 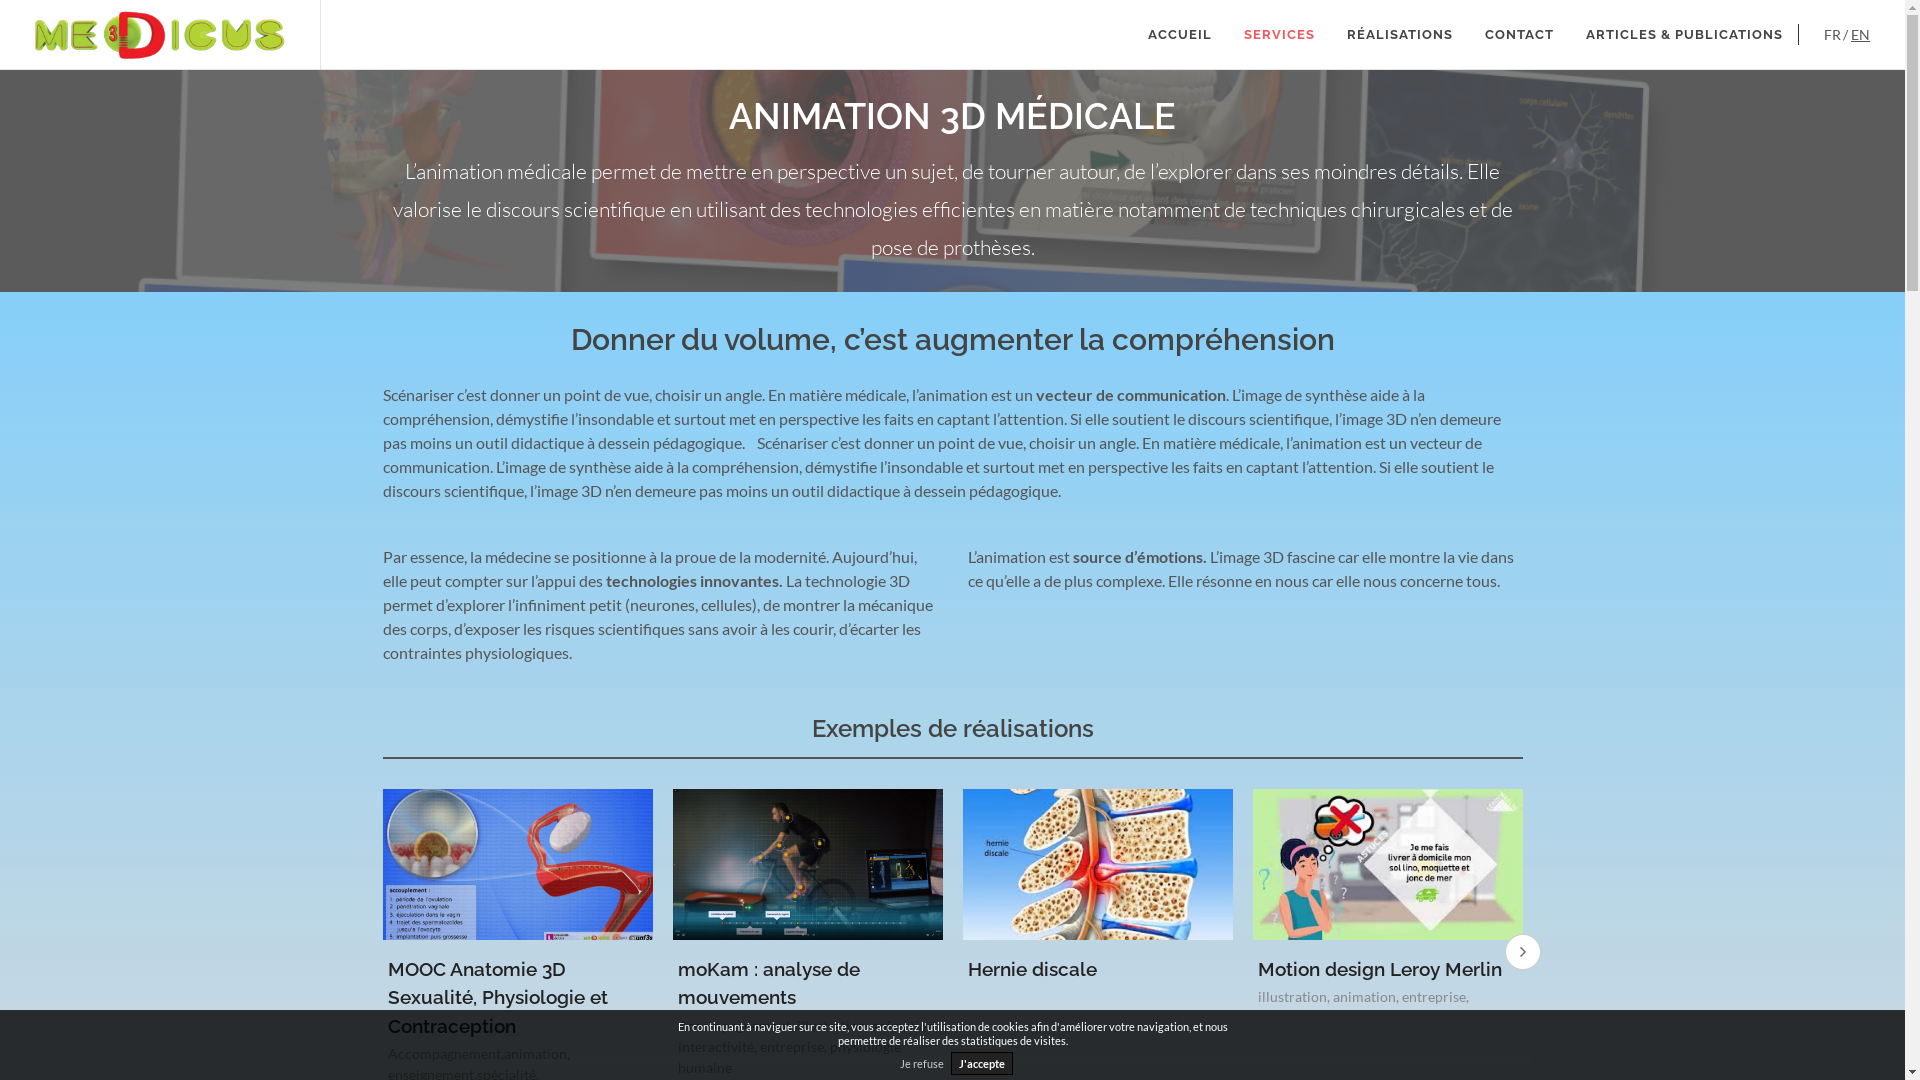 What do you see at coordinates (1292, 996) in the screenshot?
I see `'illustration'` at bounding box center [1292, 996].